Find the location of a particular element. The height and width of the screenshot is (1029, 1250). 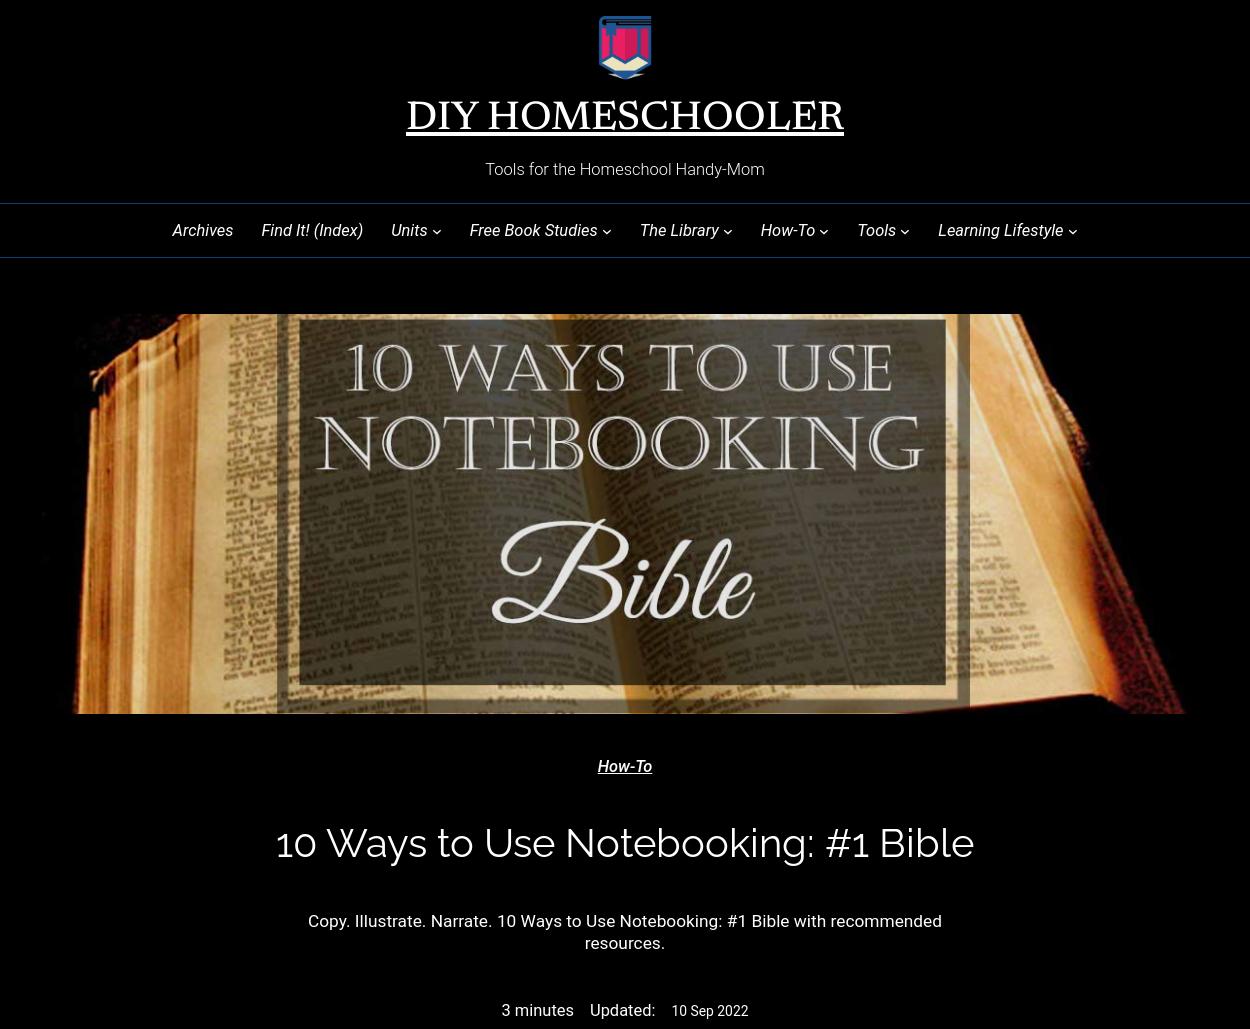

'Updated:' is located at coordinates (621, 1008).